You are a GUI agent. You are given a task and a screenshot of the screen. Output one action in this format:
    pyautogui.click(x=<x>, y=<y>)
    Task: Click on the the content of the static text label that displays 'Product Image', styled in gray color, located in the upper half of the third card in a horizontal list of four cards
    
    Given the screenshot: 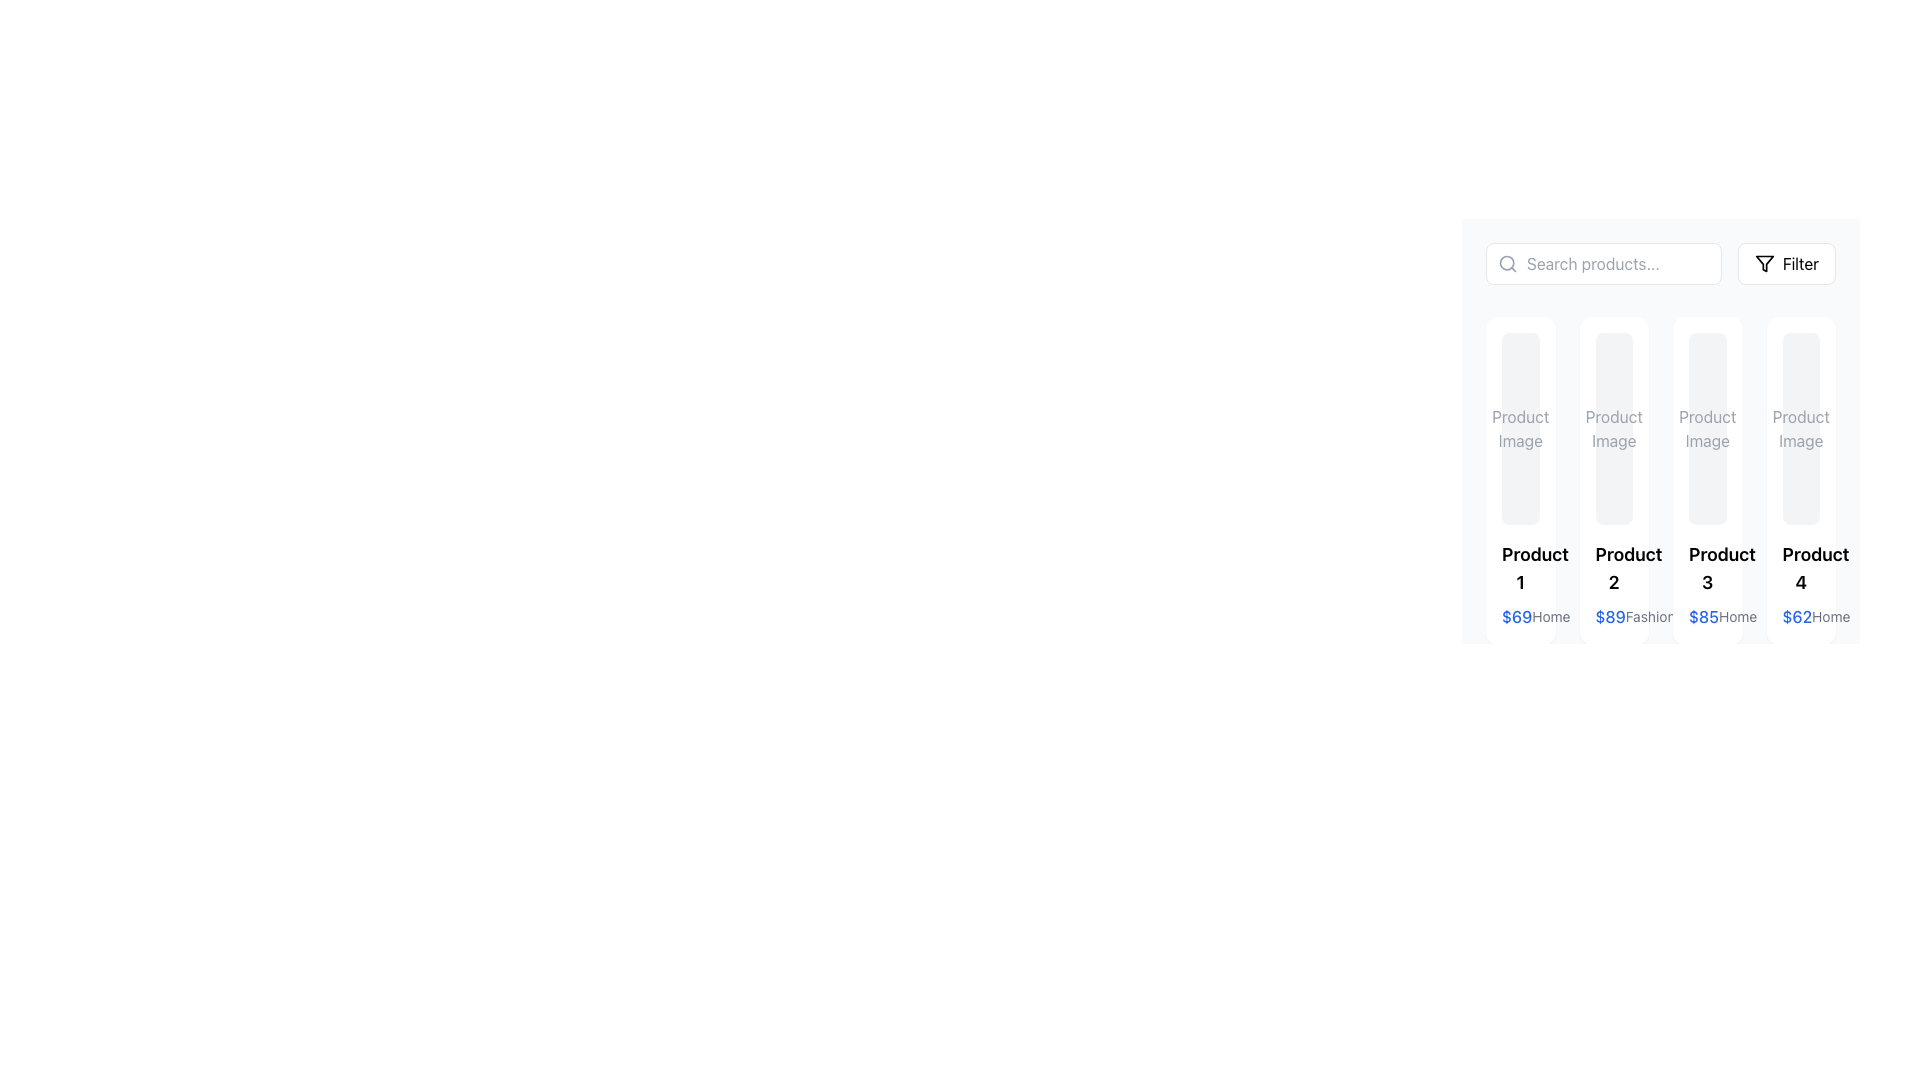 What is the action you would take?
    pyautogui.click(x=1706, y=427)
    